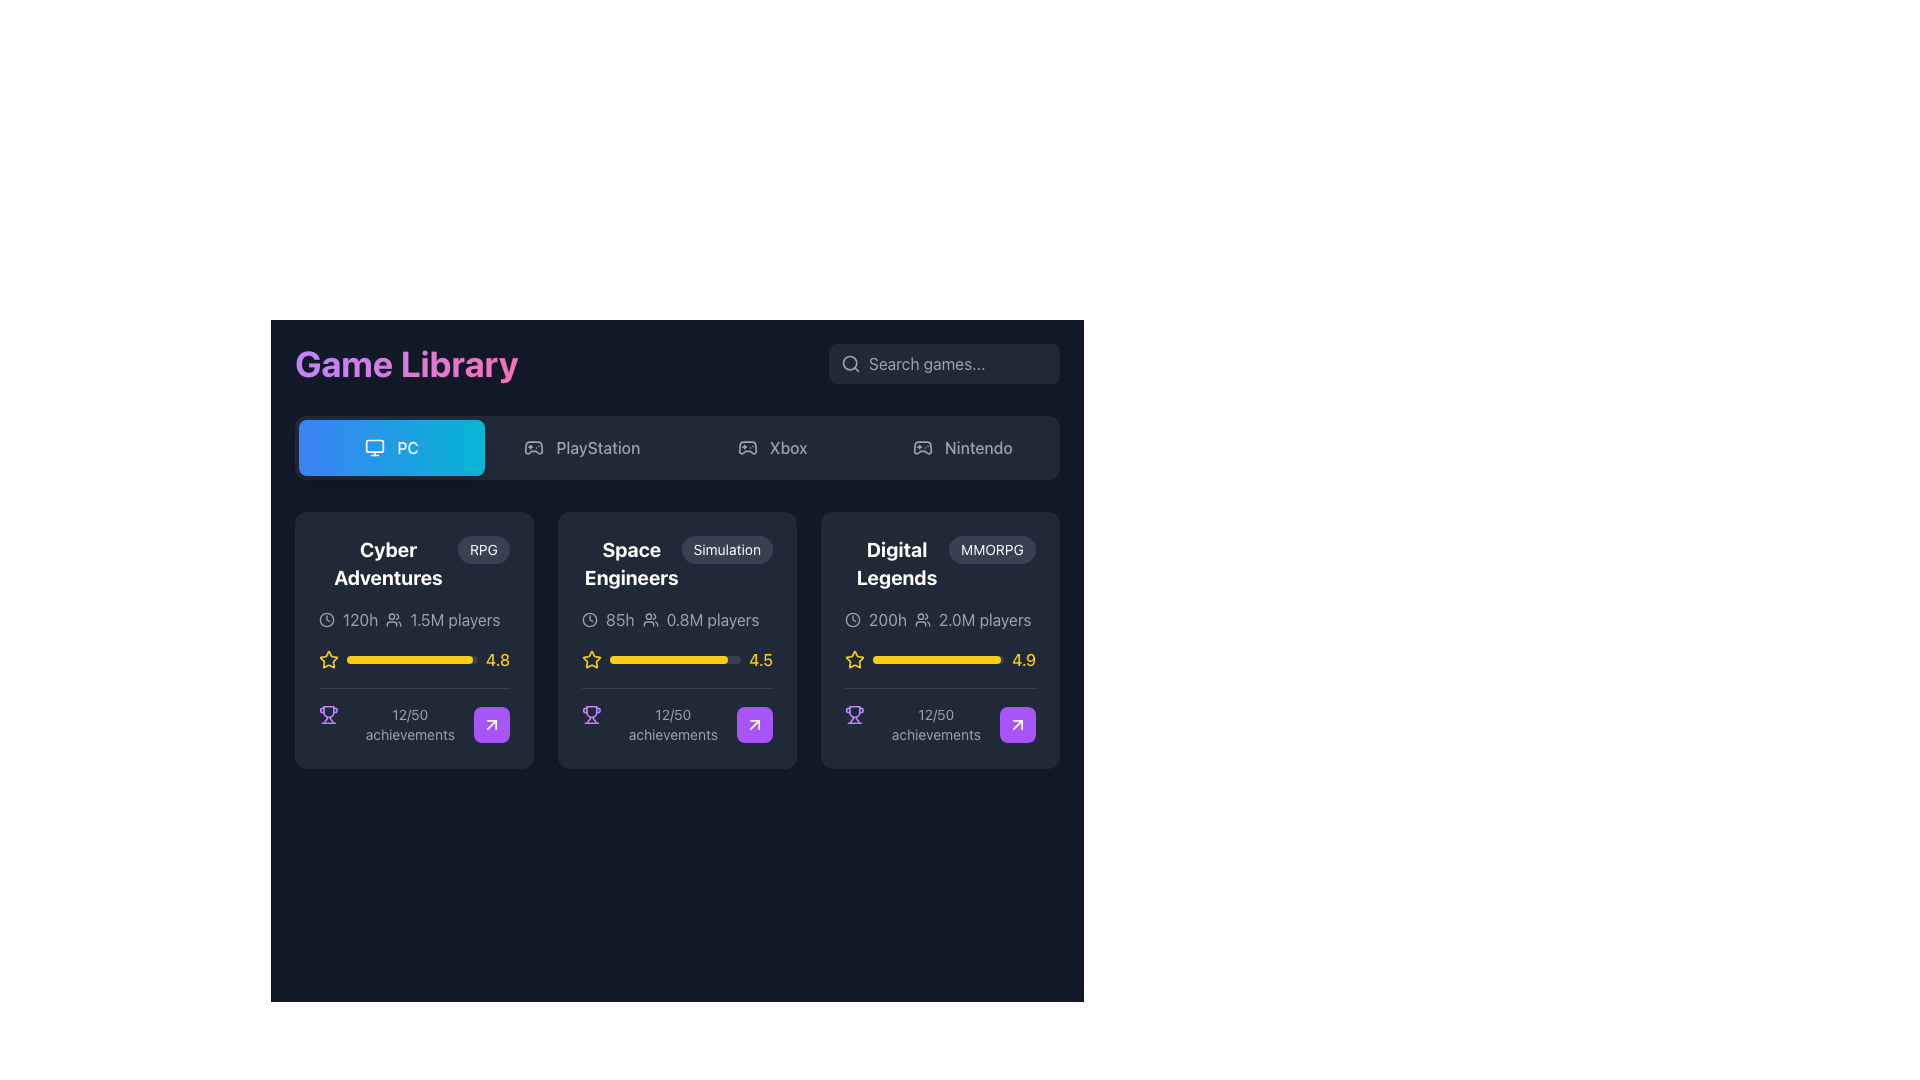  I want to click on the time icon associated with the '120h' text within the 'Cyber Adventures' card located at the top-left of the card's description, so click(326, 619).